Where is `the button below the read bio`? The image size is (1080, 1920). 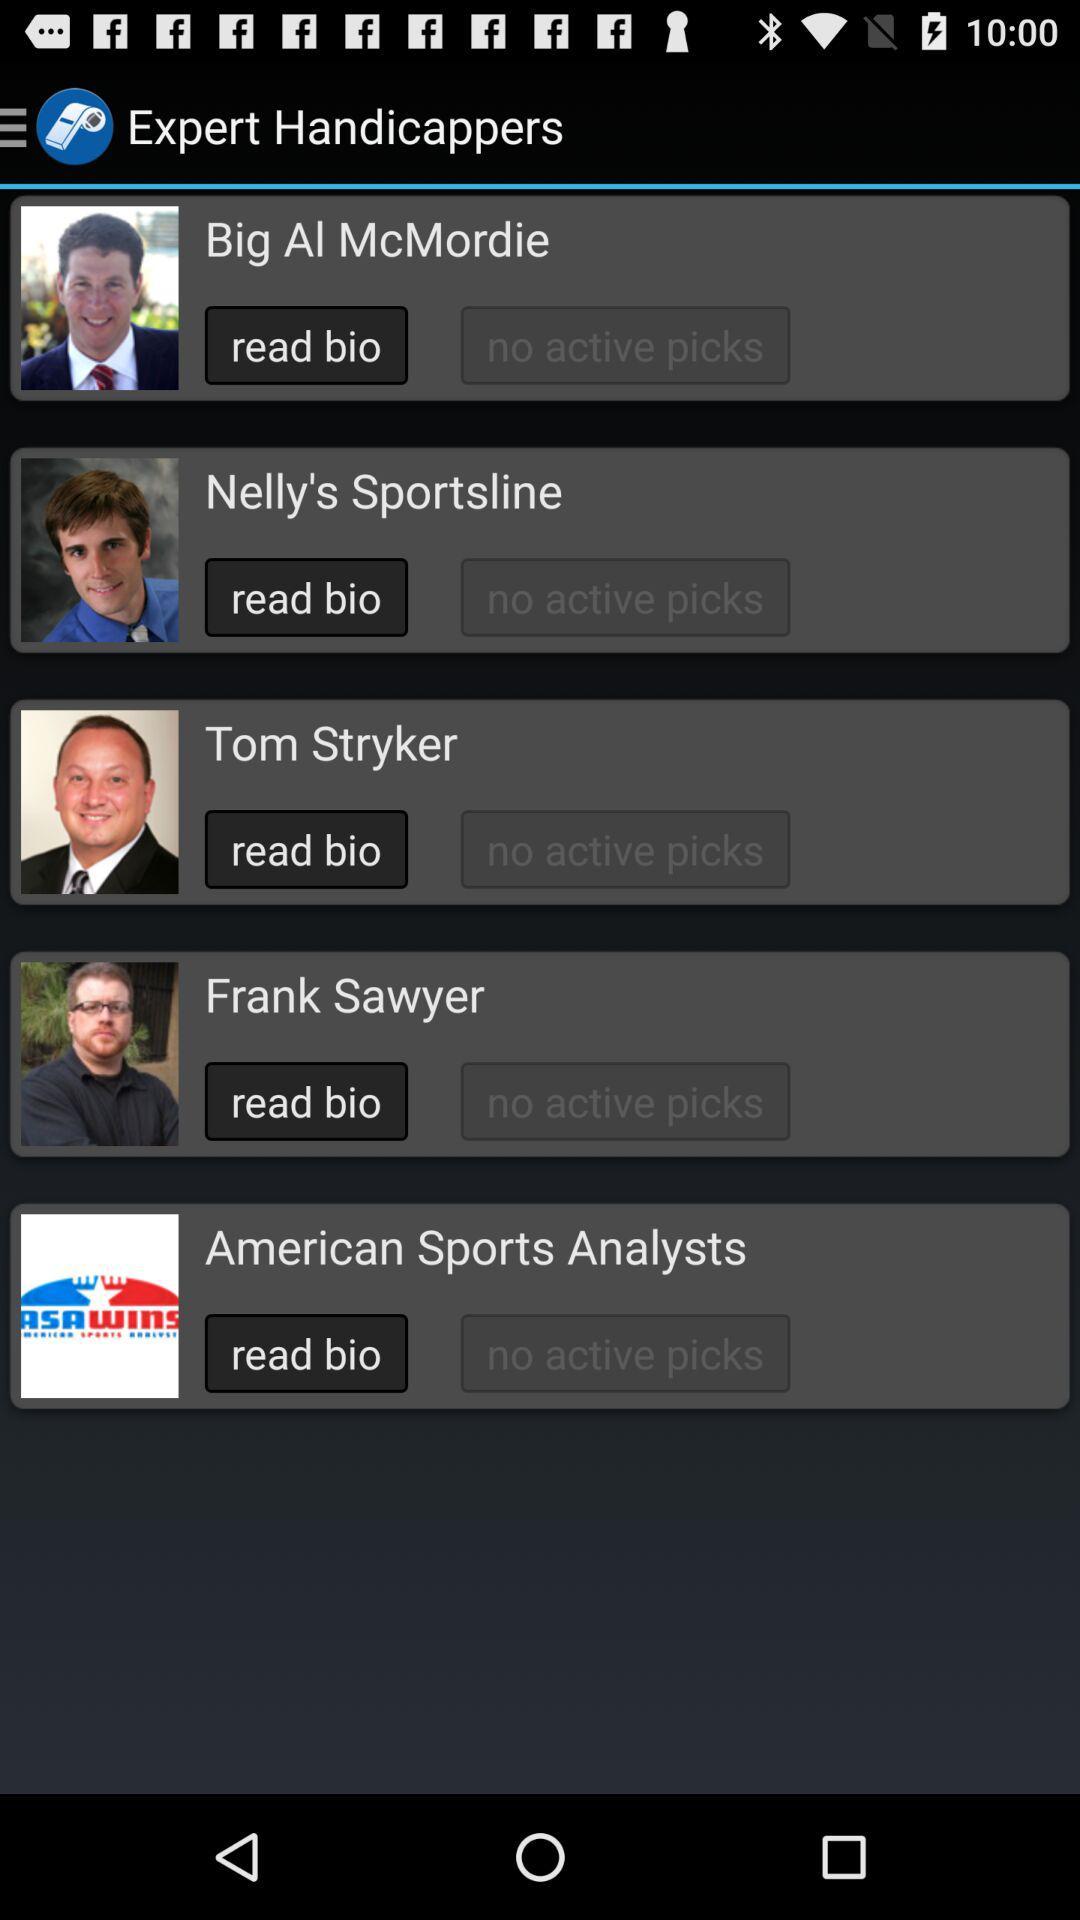
the button below the read bio is located at coordinates (475, 1245).